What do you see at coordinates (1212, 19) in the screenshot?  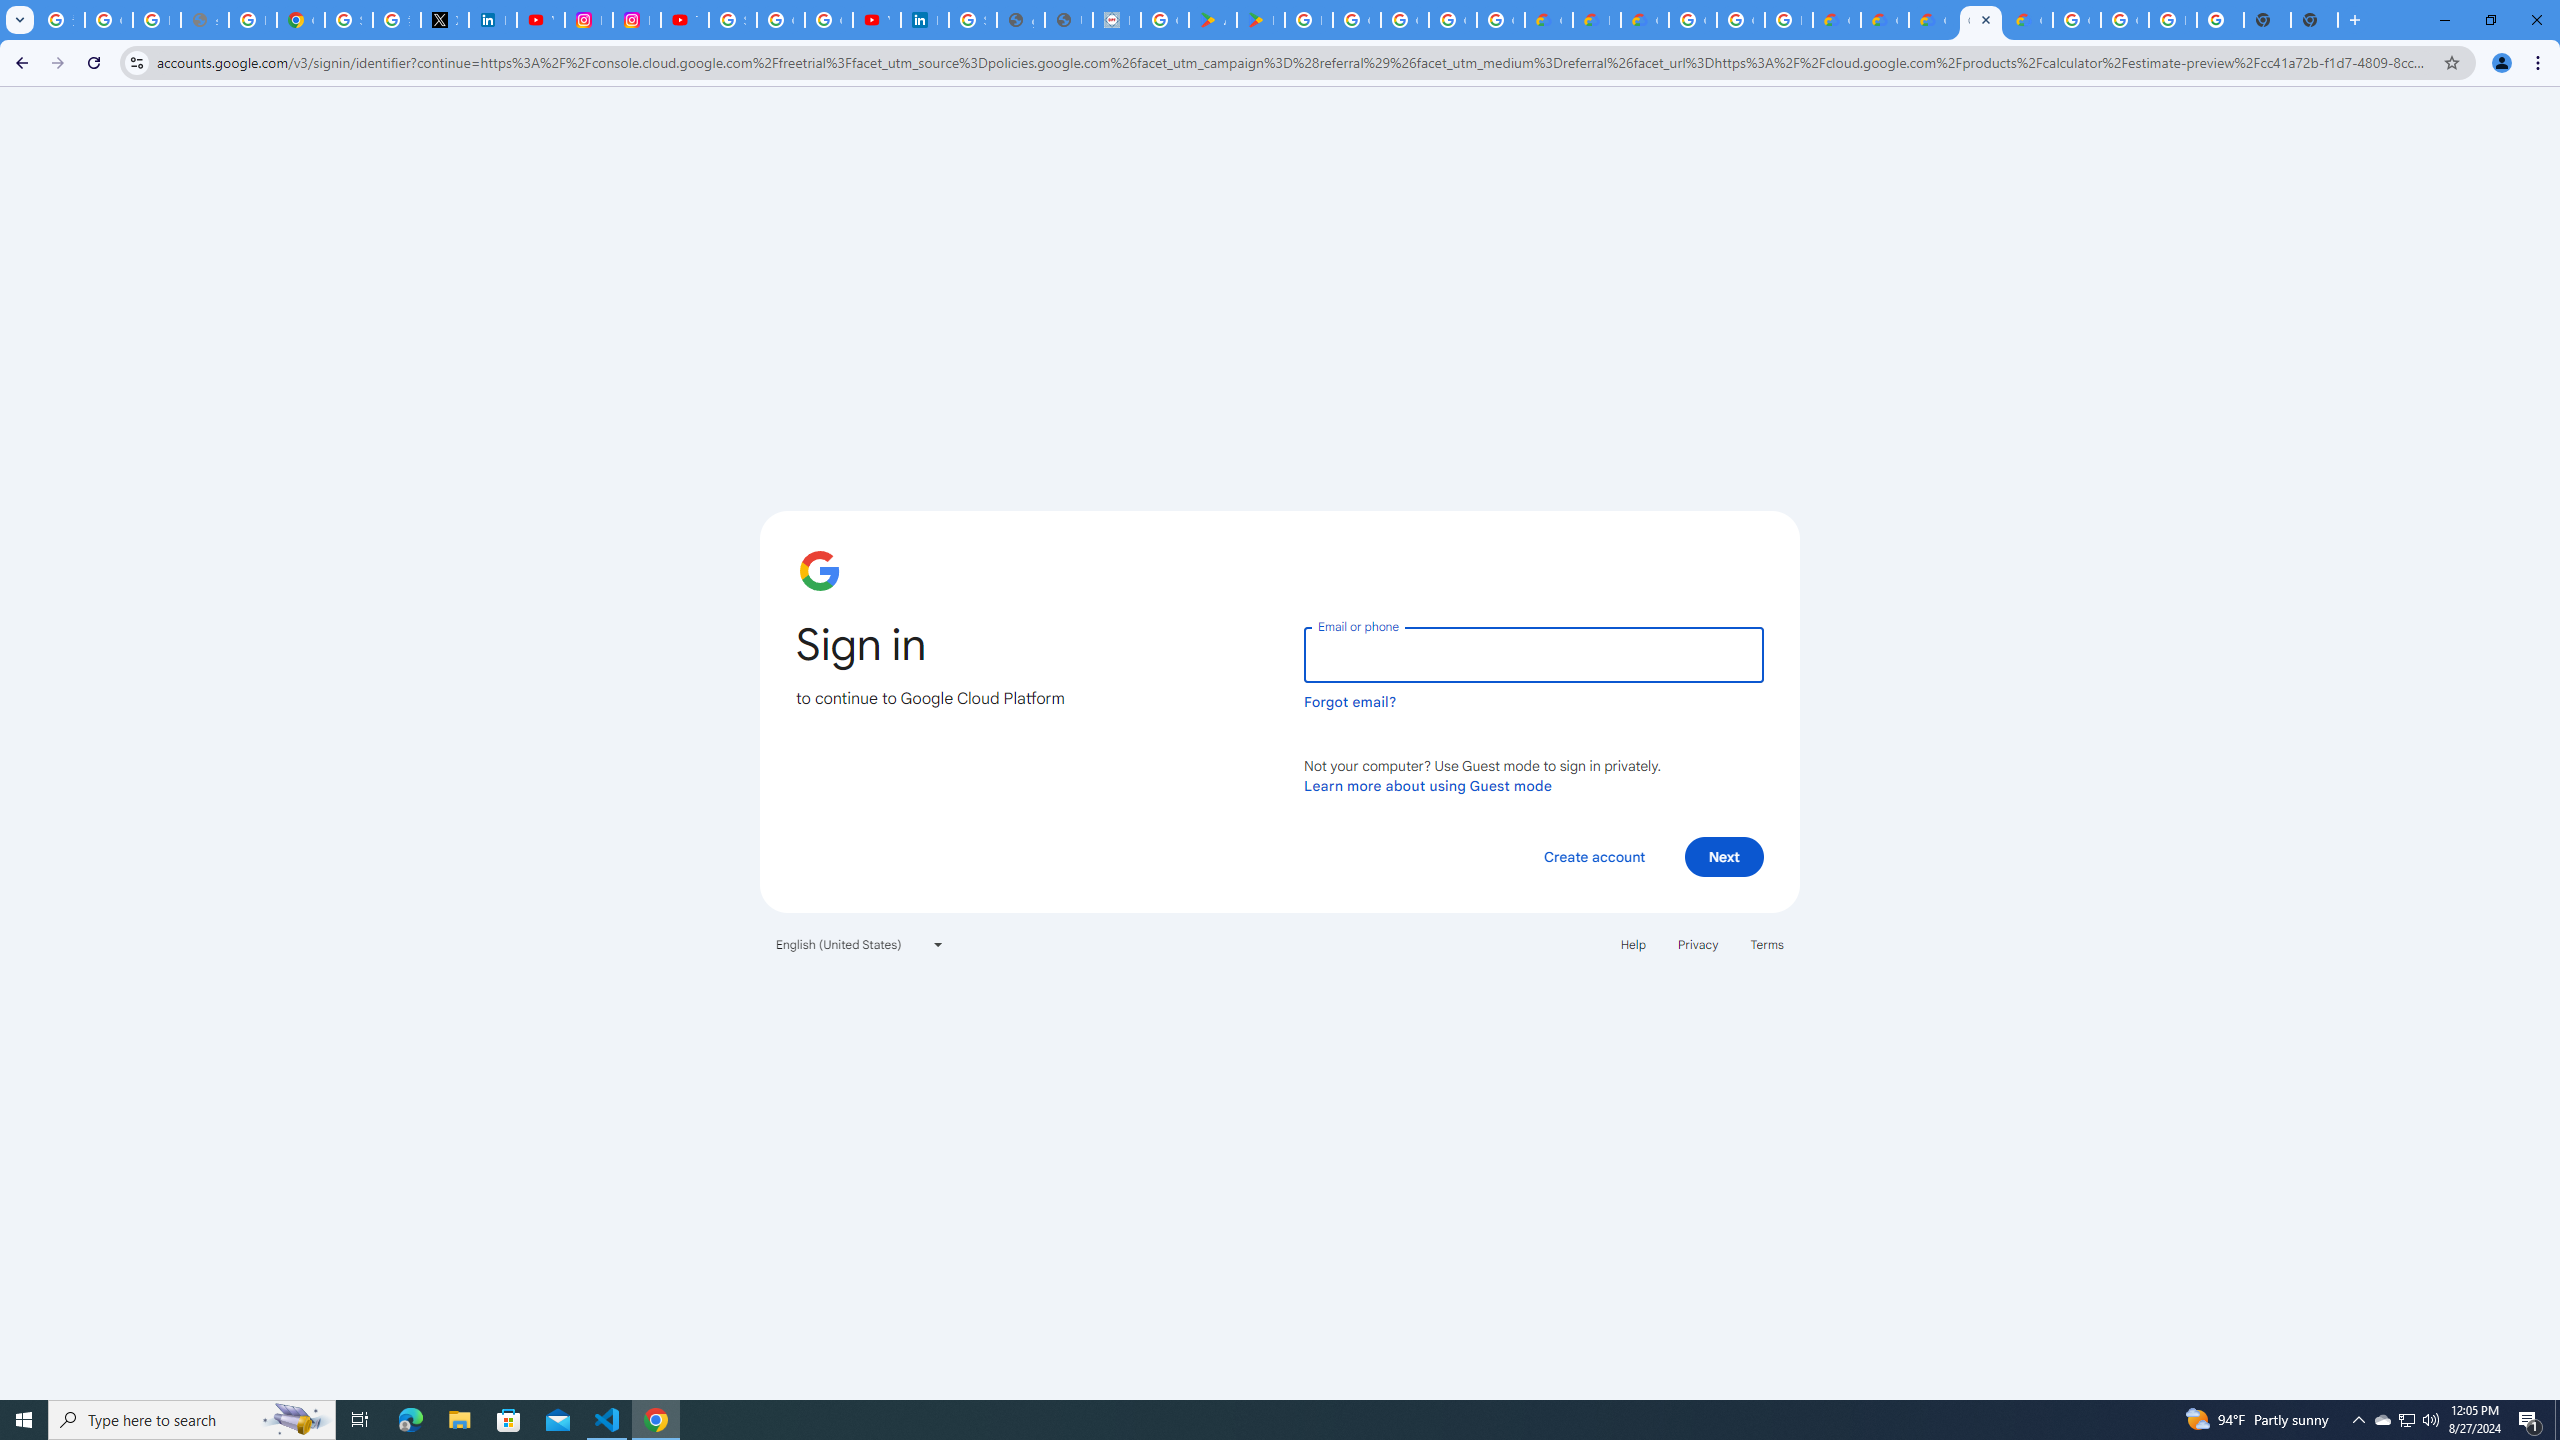 I see `'Android Apps on Google Play'` at bounding box center [1212, 19].